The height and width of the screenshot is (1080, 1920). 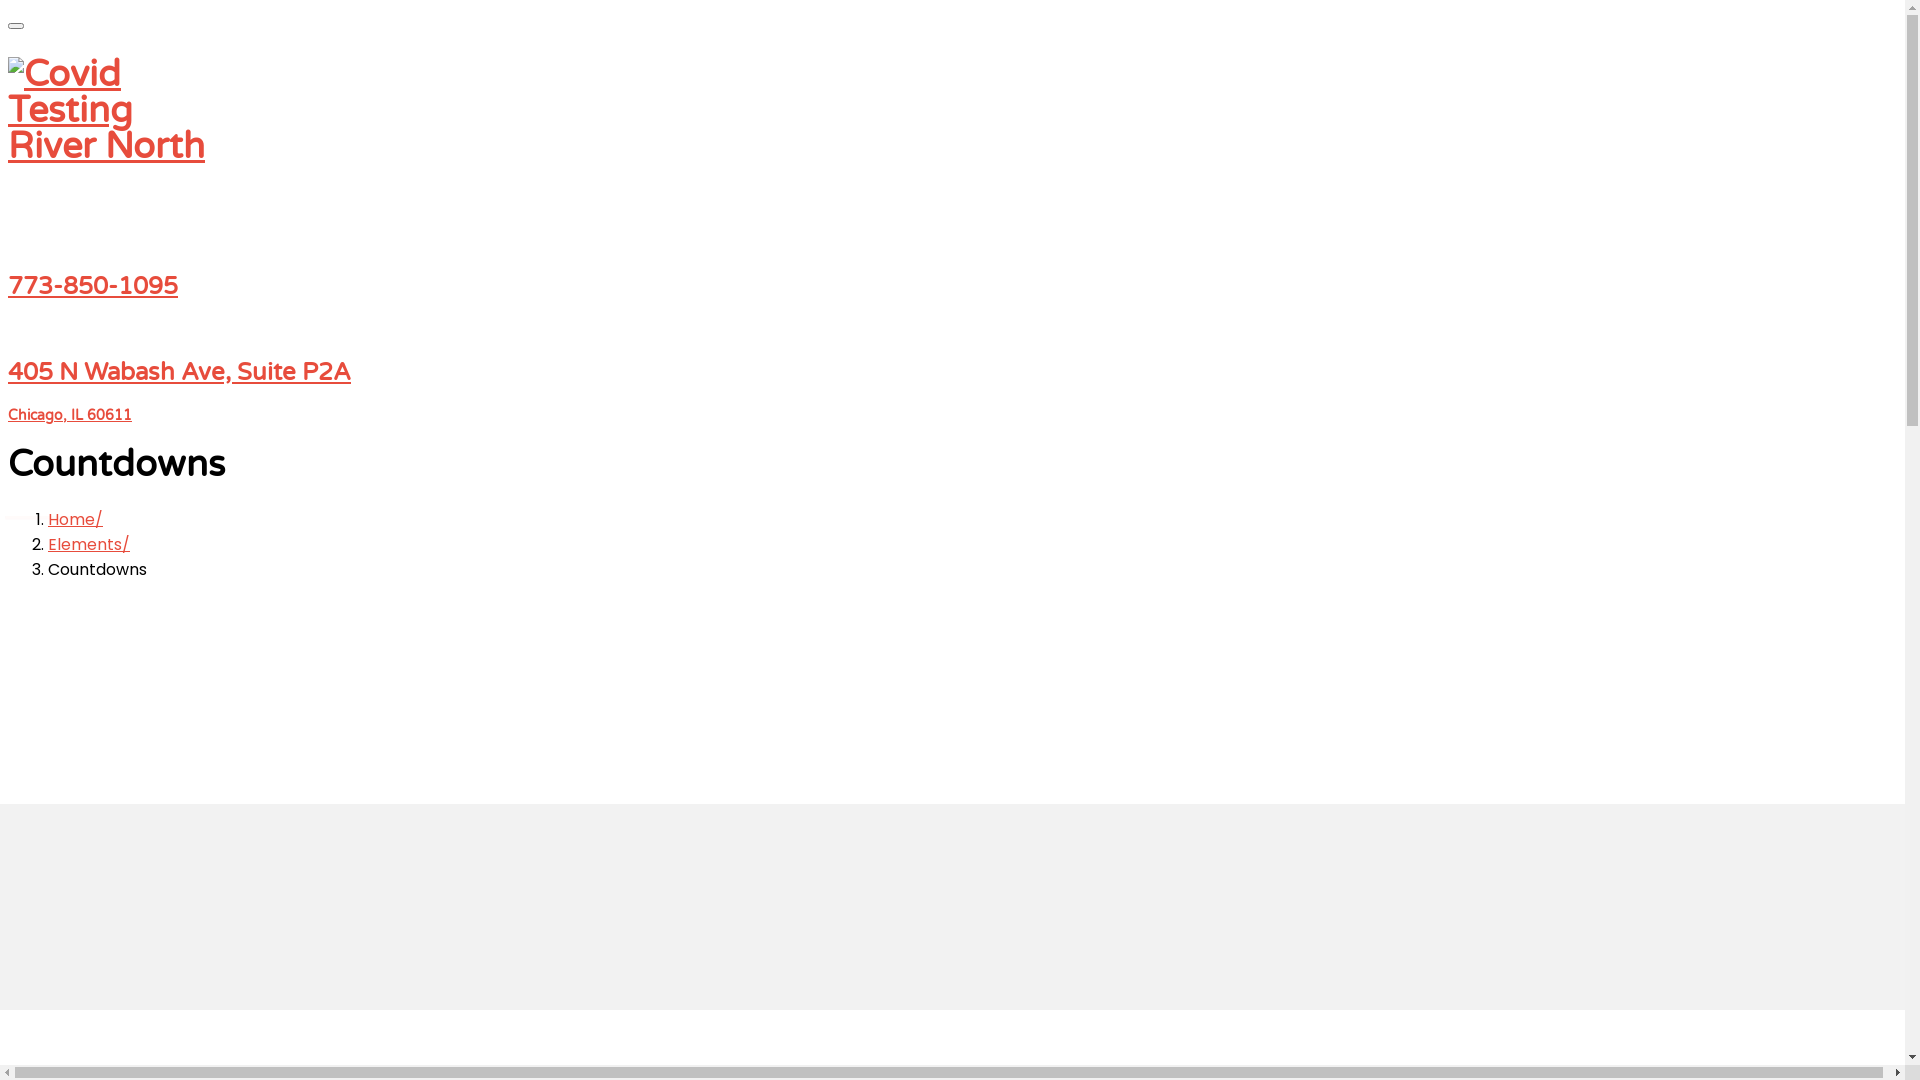 I want to click on '405 N Wabash Ave, Suite P2A, so click(x=951, y=392).